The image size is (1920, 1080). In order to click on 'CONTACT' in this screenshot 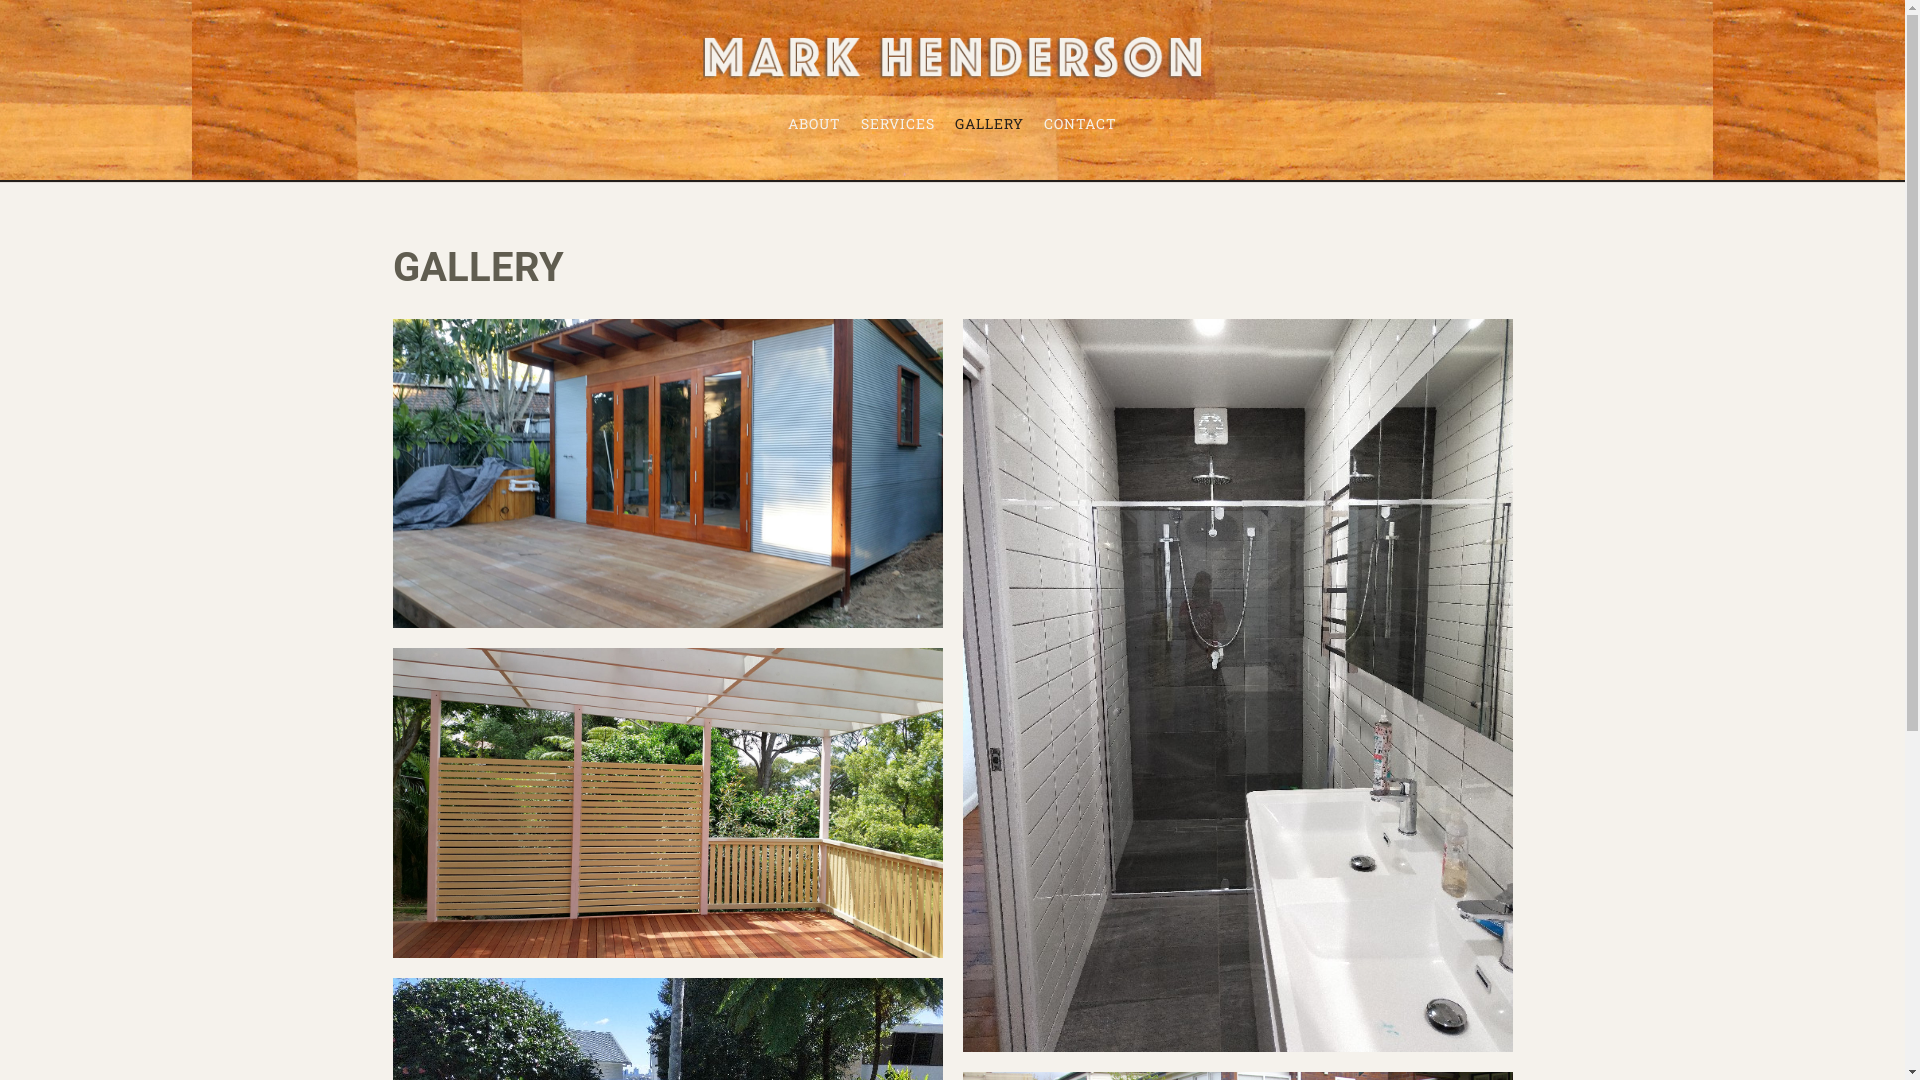, I will do `click(1033, 123)`.